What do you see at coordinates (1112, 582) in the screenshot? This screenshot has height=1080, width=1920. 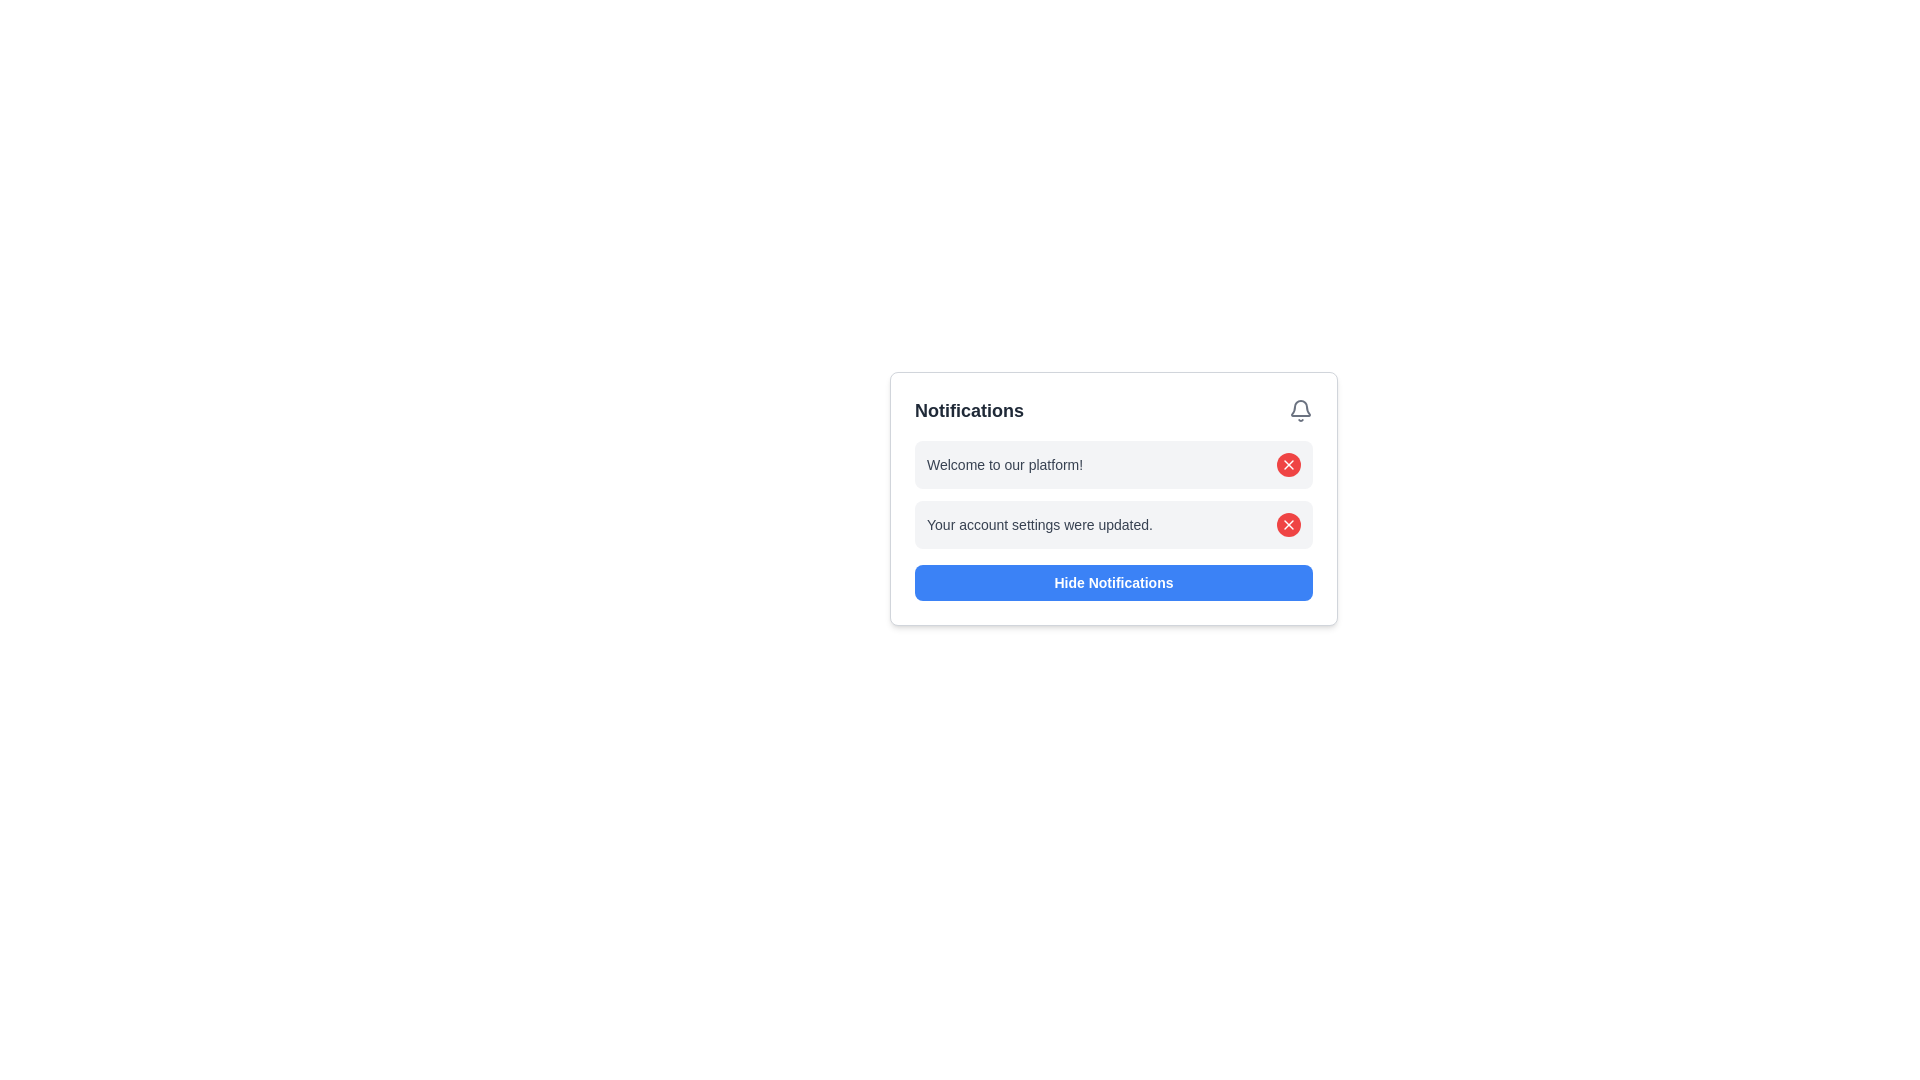 I see `the button at the bottom of the 'Notifications' card to hide notifications` at bounding box center [1112, 582].